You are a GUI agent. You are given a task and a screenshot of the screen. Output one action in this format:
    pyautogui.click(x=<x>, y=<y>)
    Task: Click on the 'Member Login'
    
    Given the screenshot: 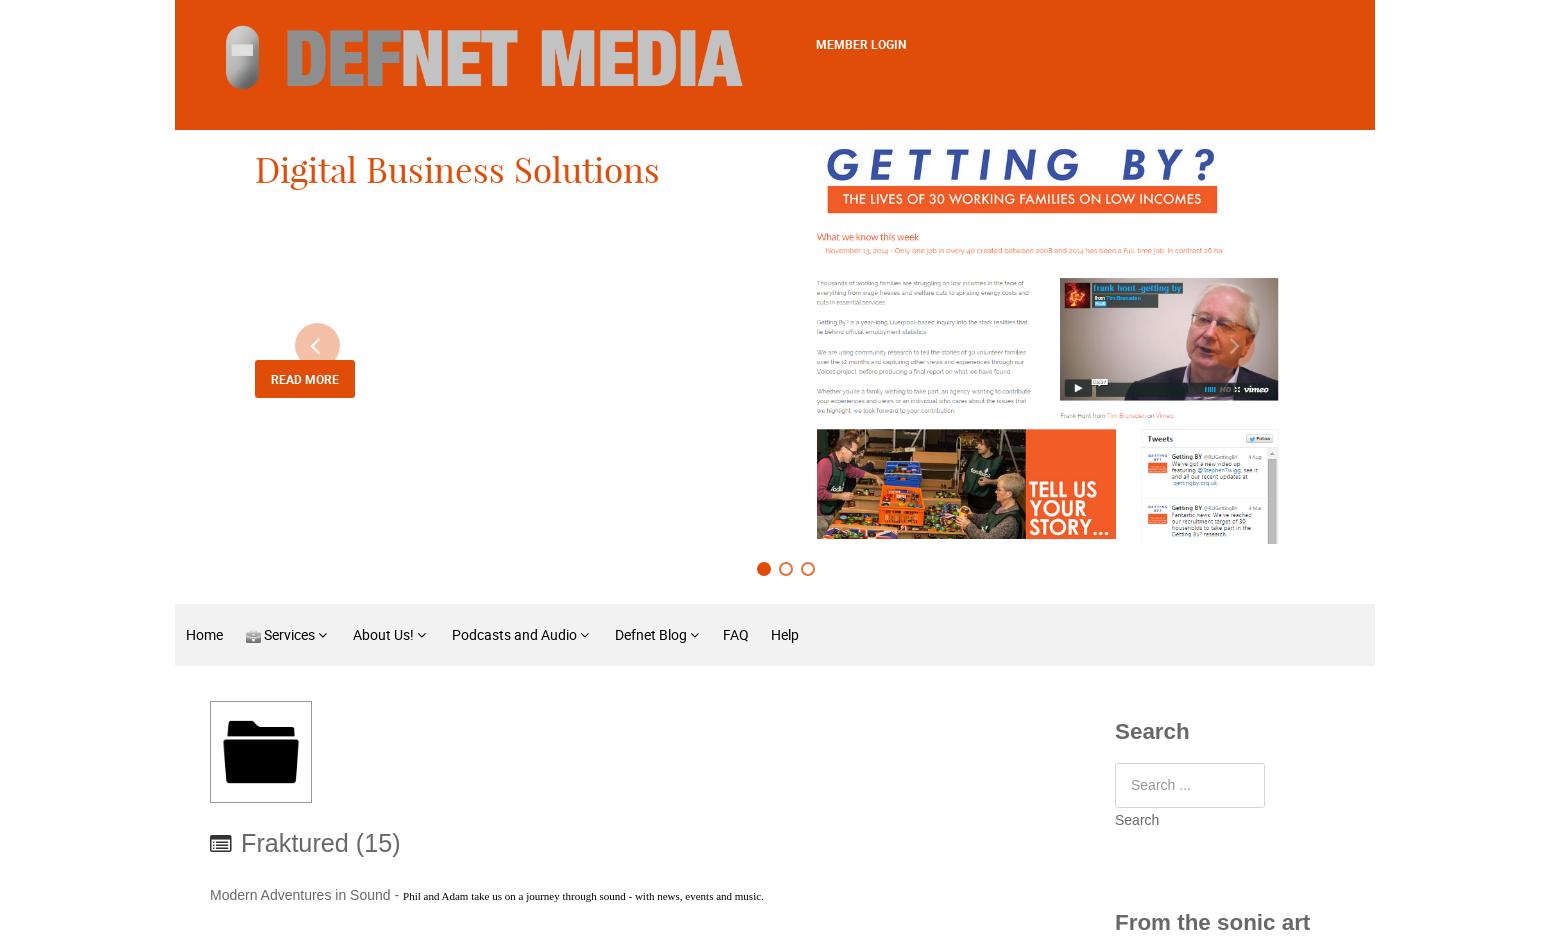 What is the action you would take?
    pyautogui.click(x=861, y=44)
    